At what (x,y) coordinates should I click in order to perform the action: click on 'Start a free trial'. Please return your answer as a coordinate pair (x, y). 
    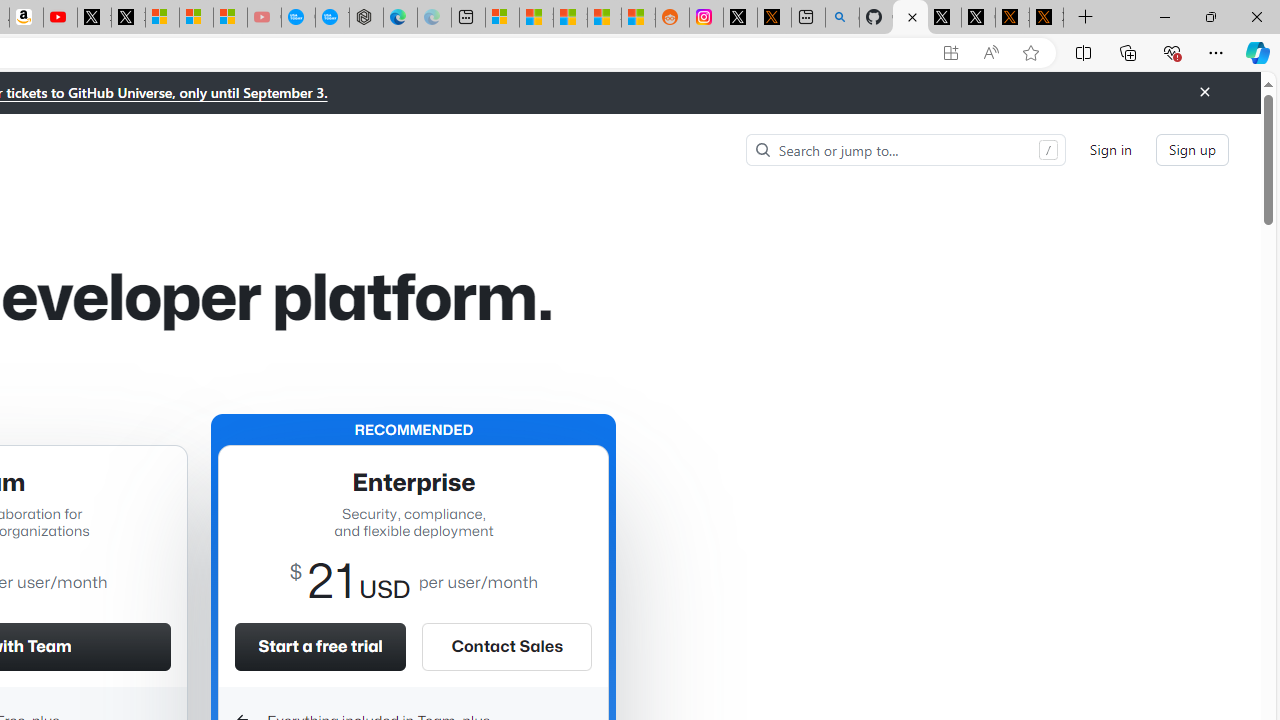
    Looking at the image, I should click on (320, 646).